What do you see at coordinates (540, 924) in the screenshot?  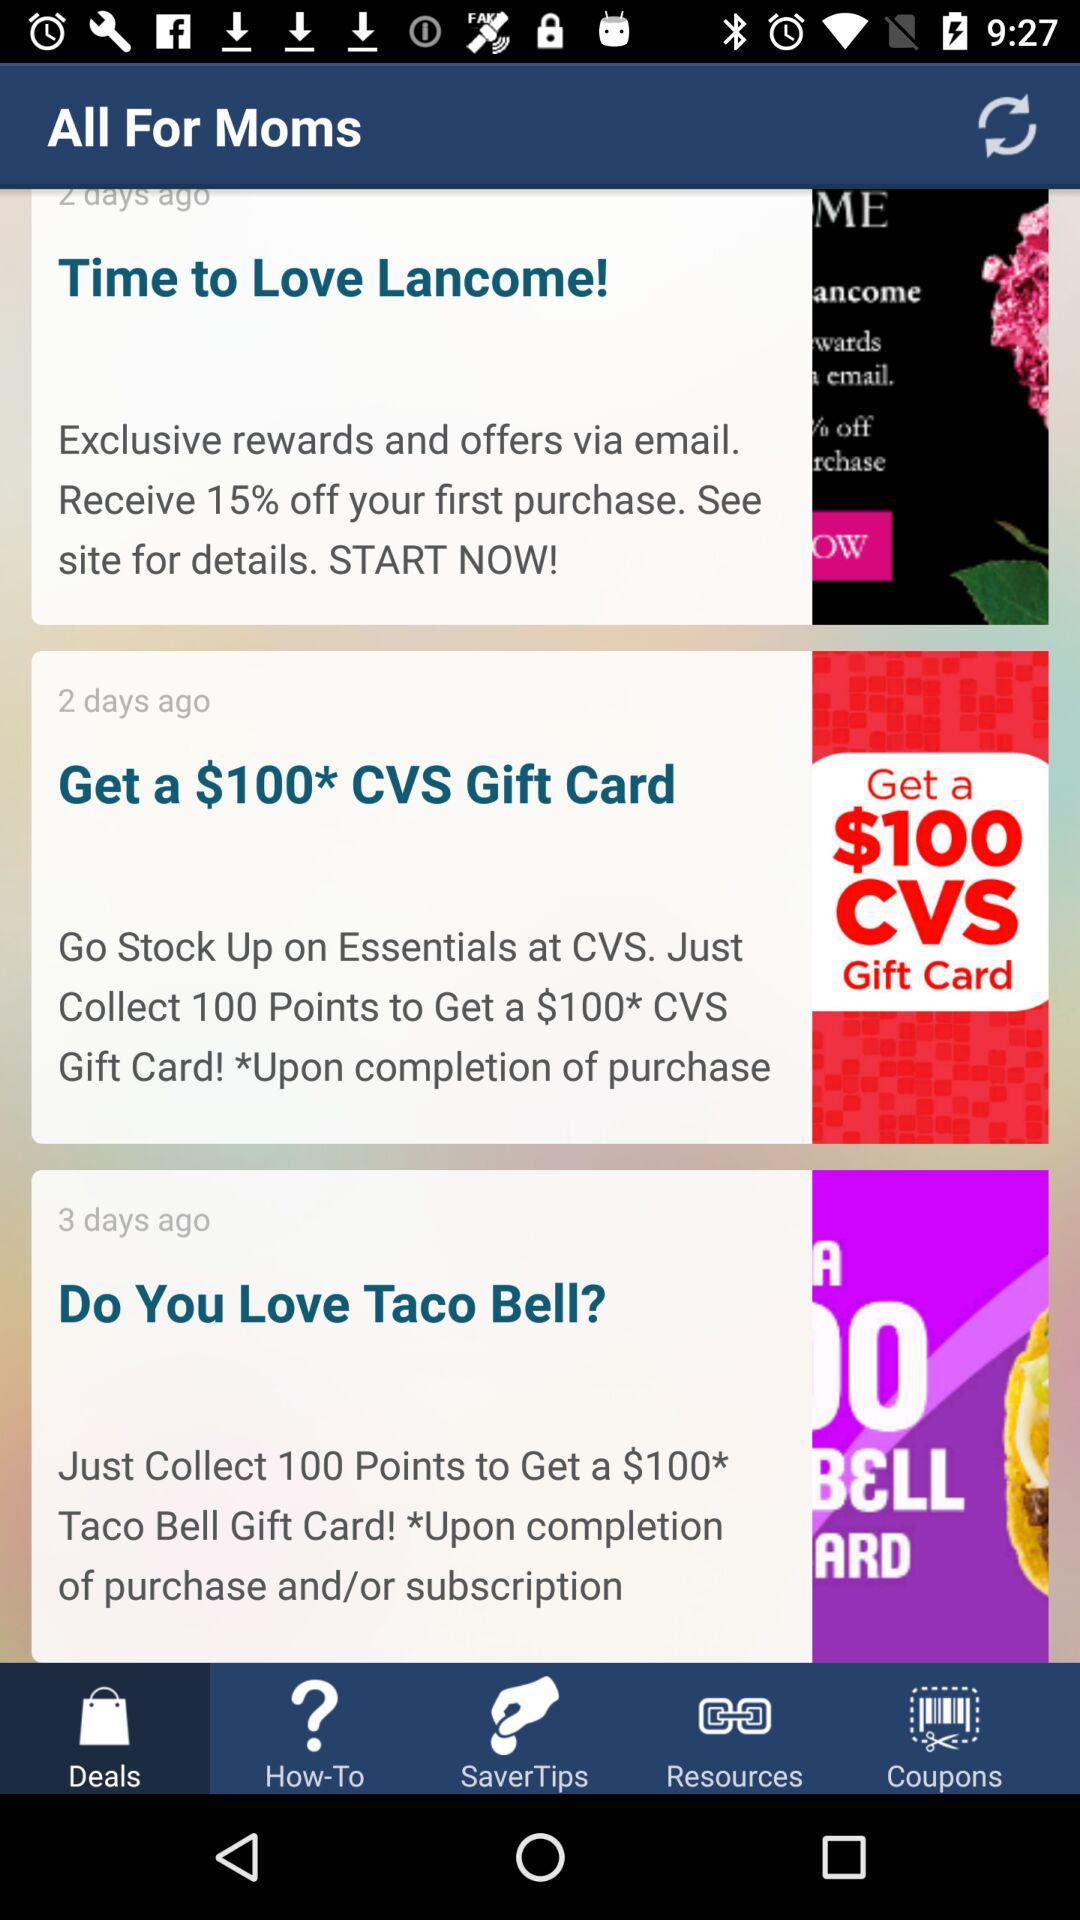 I see `item below the all for moms app` at bounding box center [540, 924].